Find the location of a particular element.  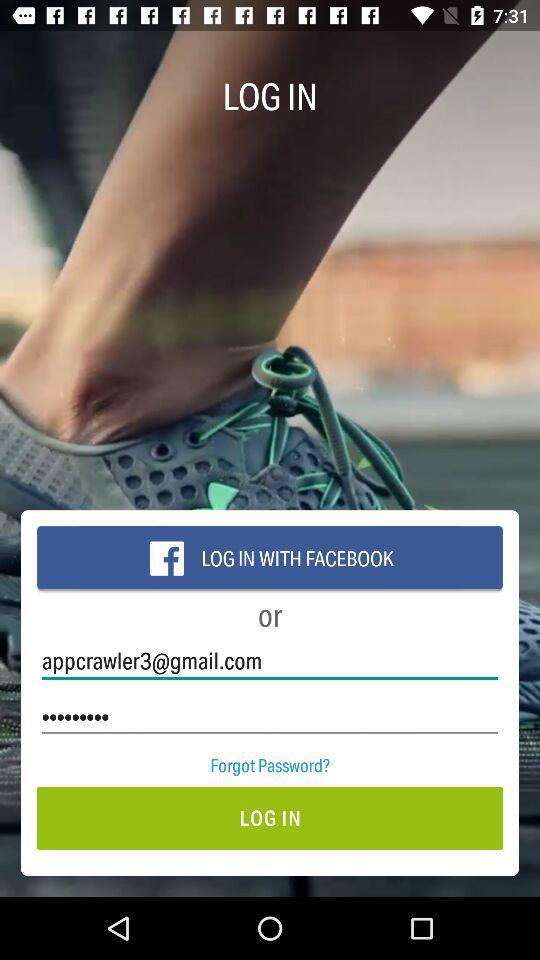

the icon below crowd3116 is located at coordinates (270, 764).